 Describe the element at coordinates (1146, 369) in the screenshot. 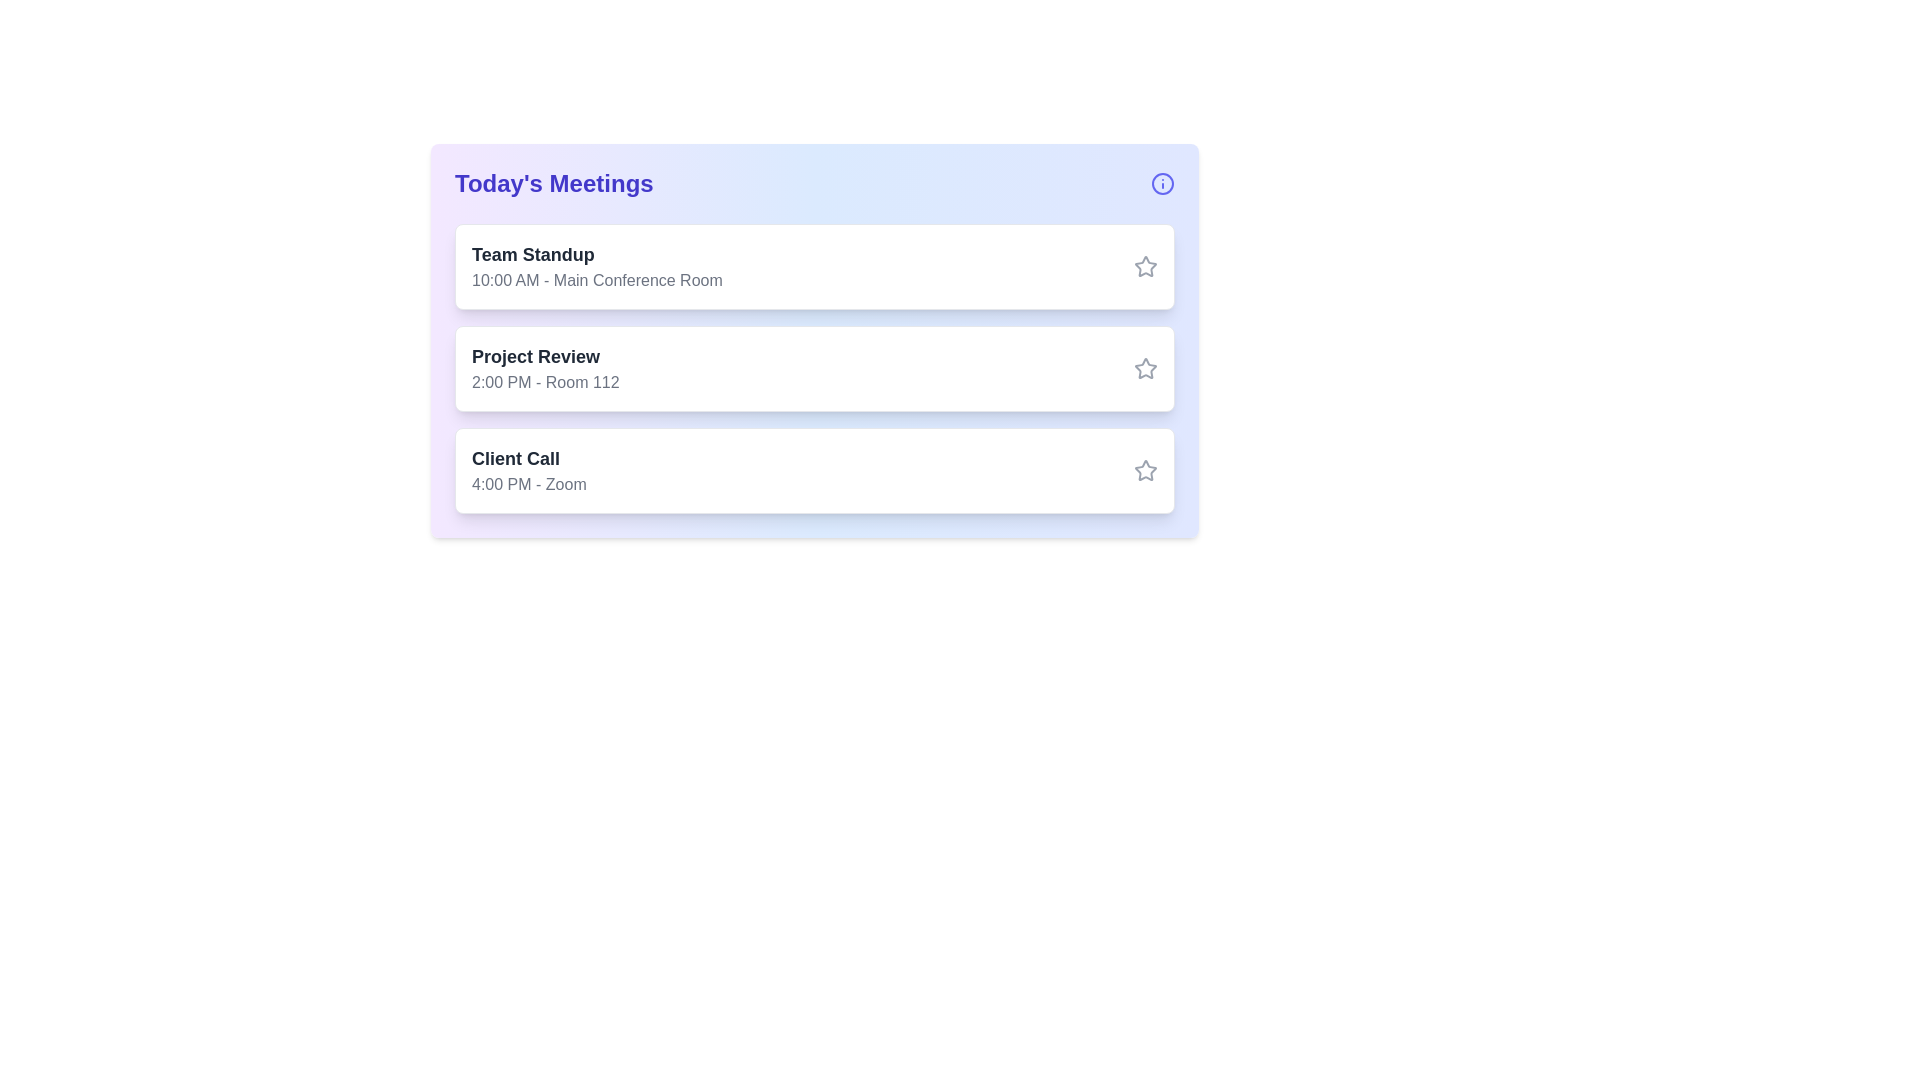

I see `the hollow star icon button with a gray outline located at the right end of the 'Project Review' card, next to '2:00 PM - Room 112'` at that location.